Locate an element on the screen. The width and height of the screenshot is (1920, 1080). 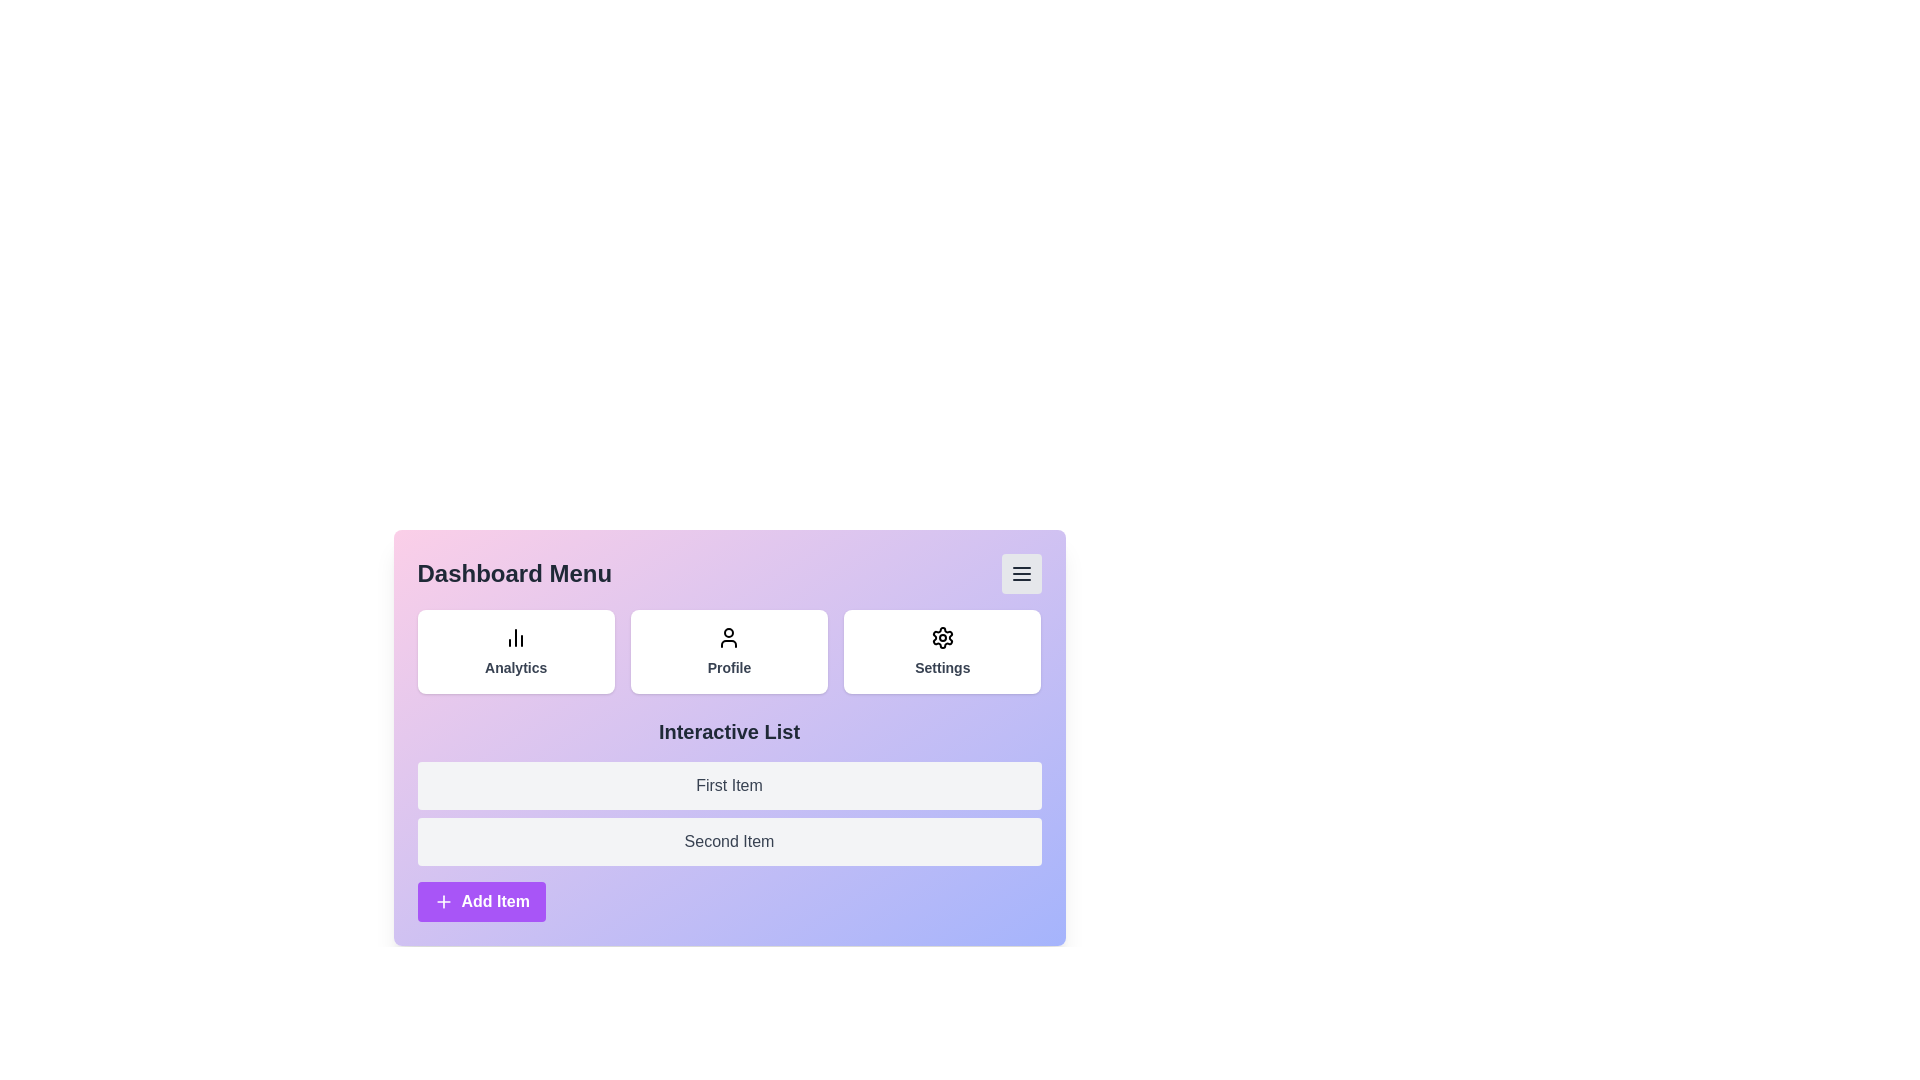
the 'Settings' button to access its functionality is located at coordinates (941, 637).